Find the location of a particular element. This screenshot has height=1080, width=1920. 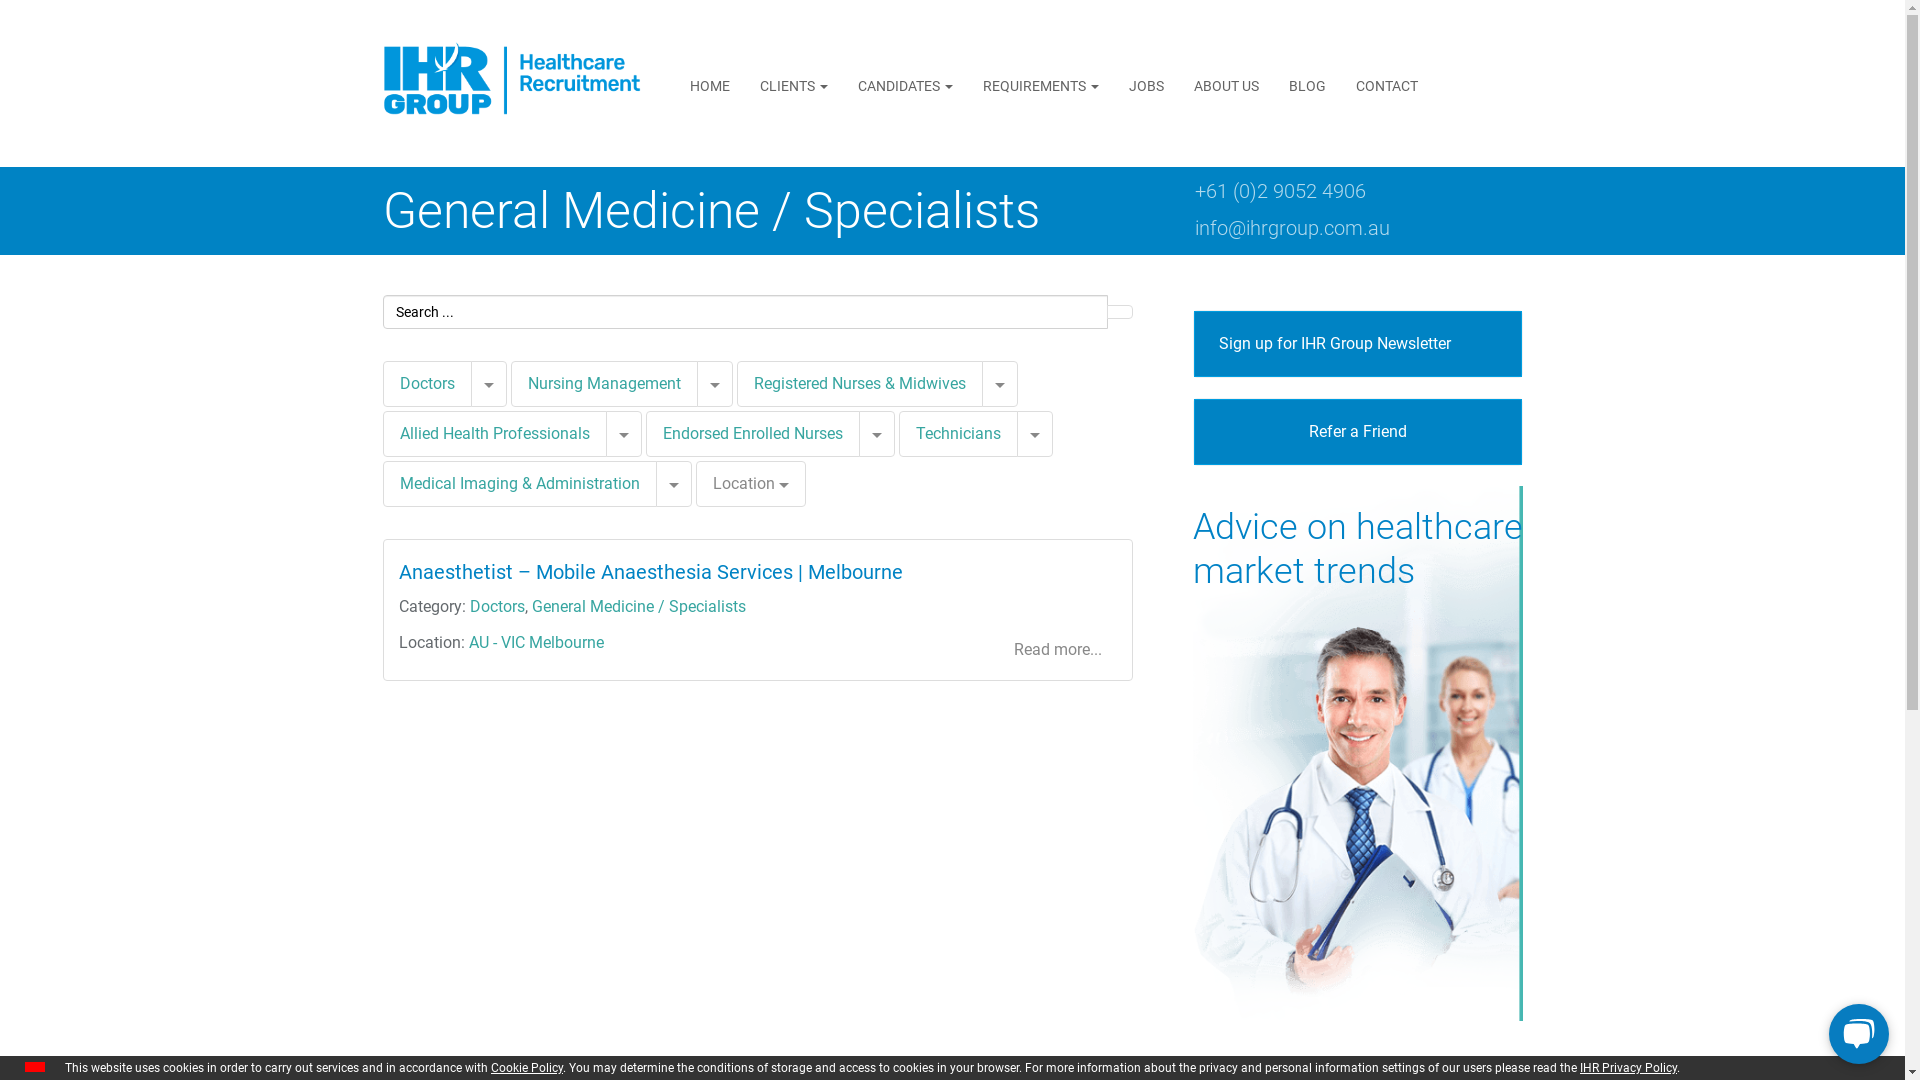

'Toggle Dropdown' is located at coordinates (876, 433).